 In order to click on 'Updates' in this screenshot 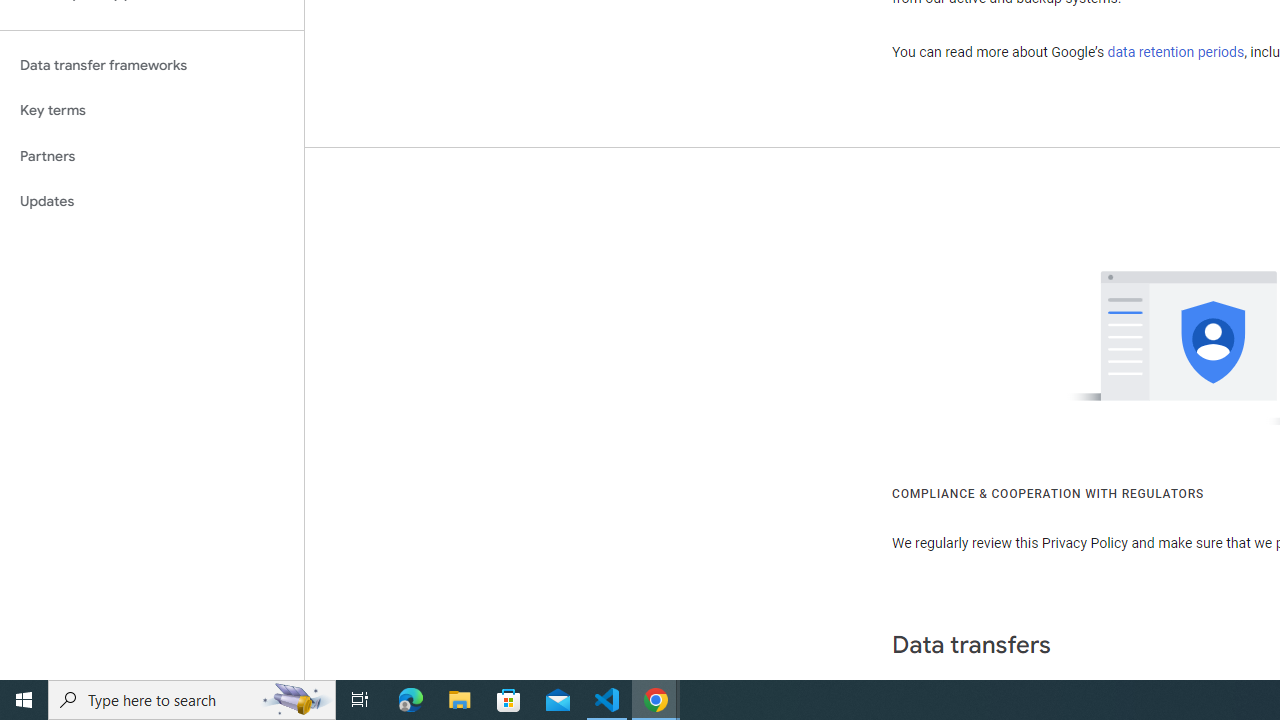, I will do `click(151, 201)`.